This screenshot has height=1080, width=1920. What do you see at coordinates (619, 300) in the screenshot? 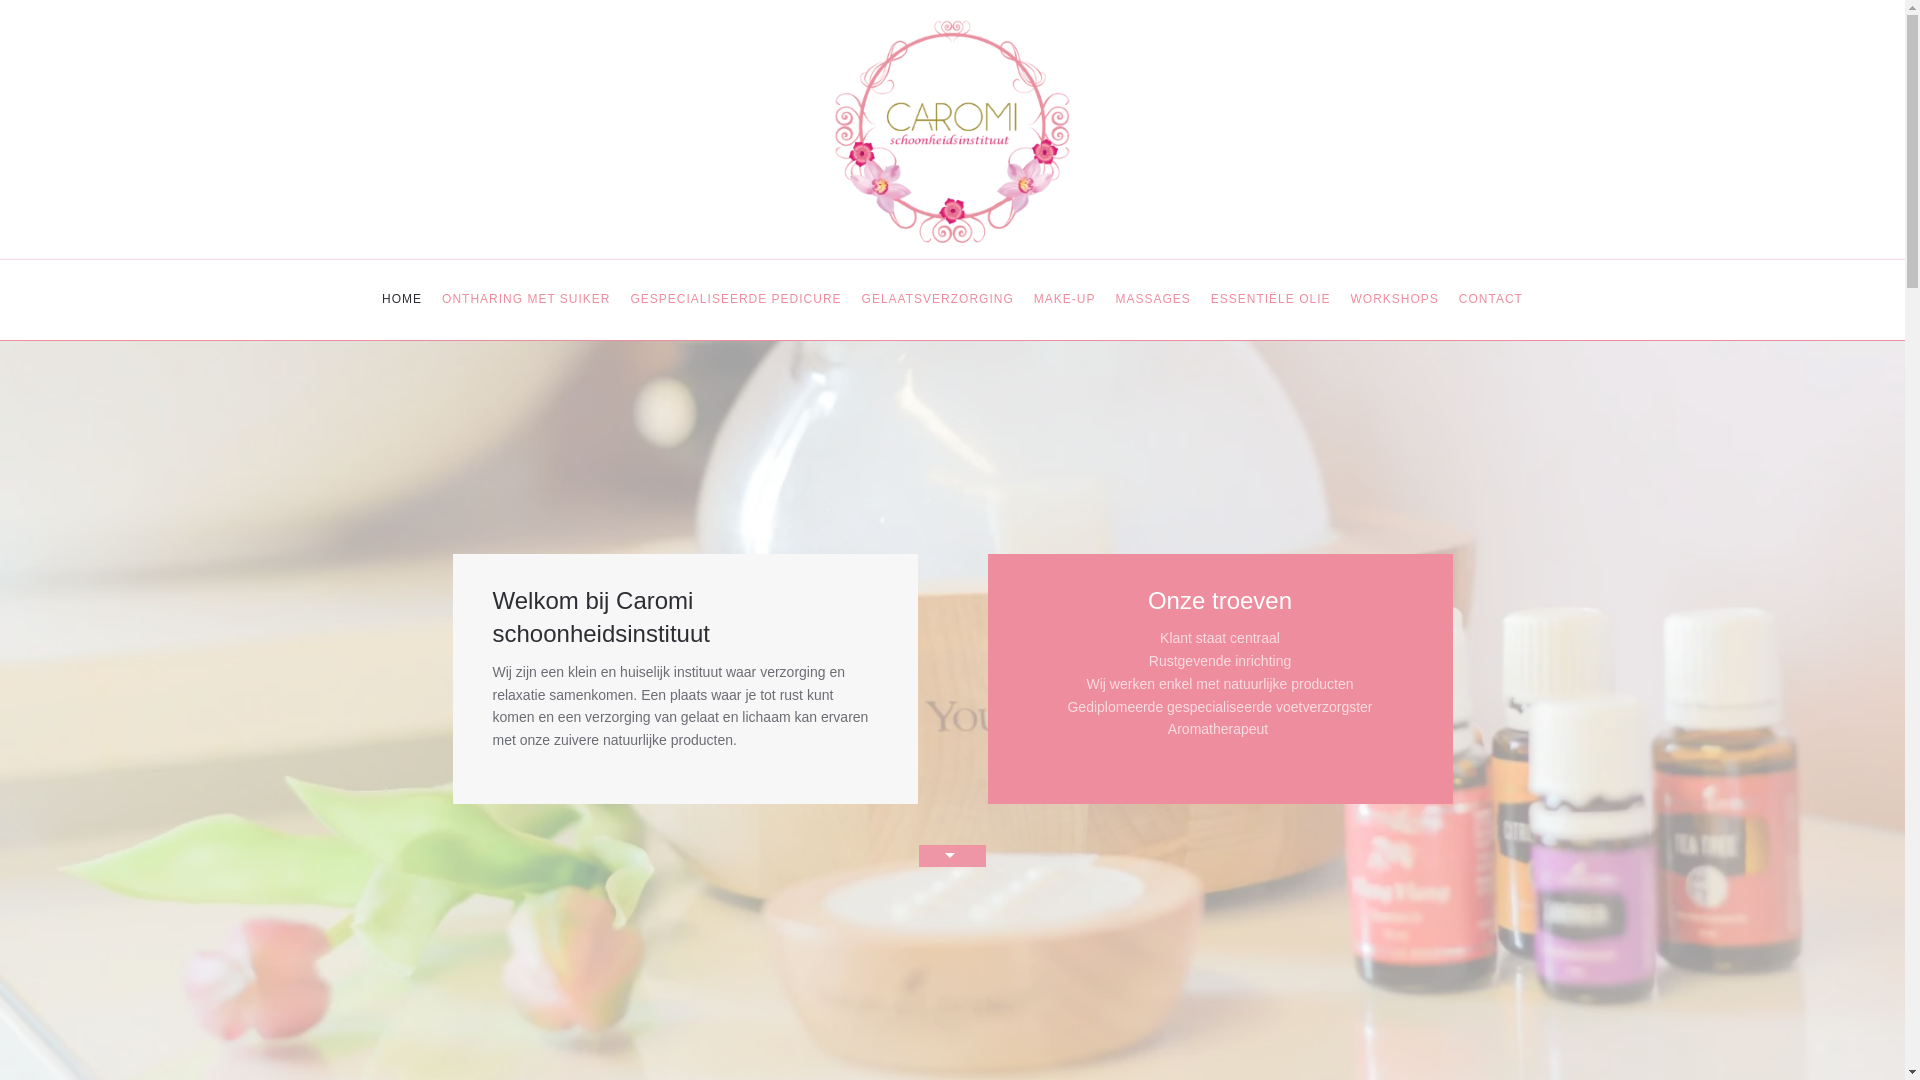
I see `'GESPECIALISEERDE PEDICURE'` at bounding box center [619, 300].